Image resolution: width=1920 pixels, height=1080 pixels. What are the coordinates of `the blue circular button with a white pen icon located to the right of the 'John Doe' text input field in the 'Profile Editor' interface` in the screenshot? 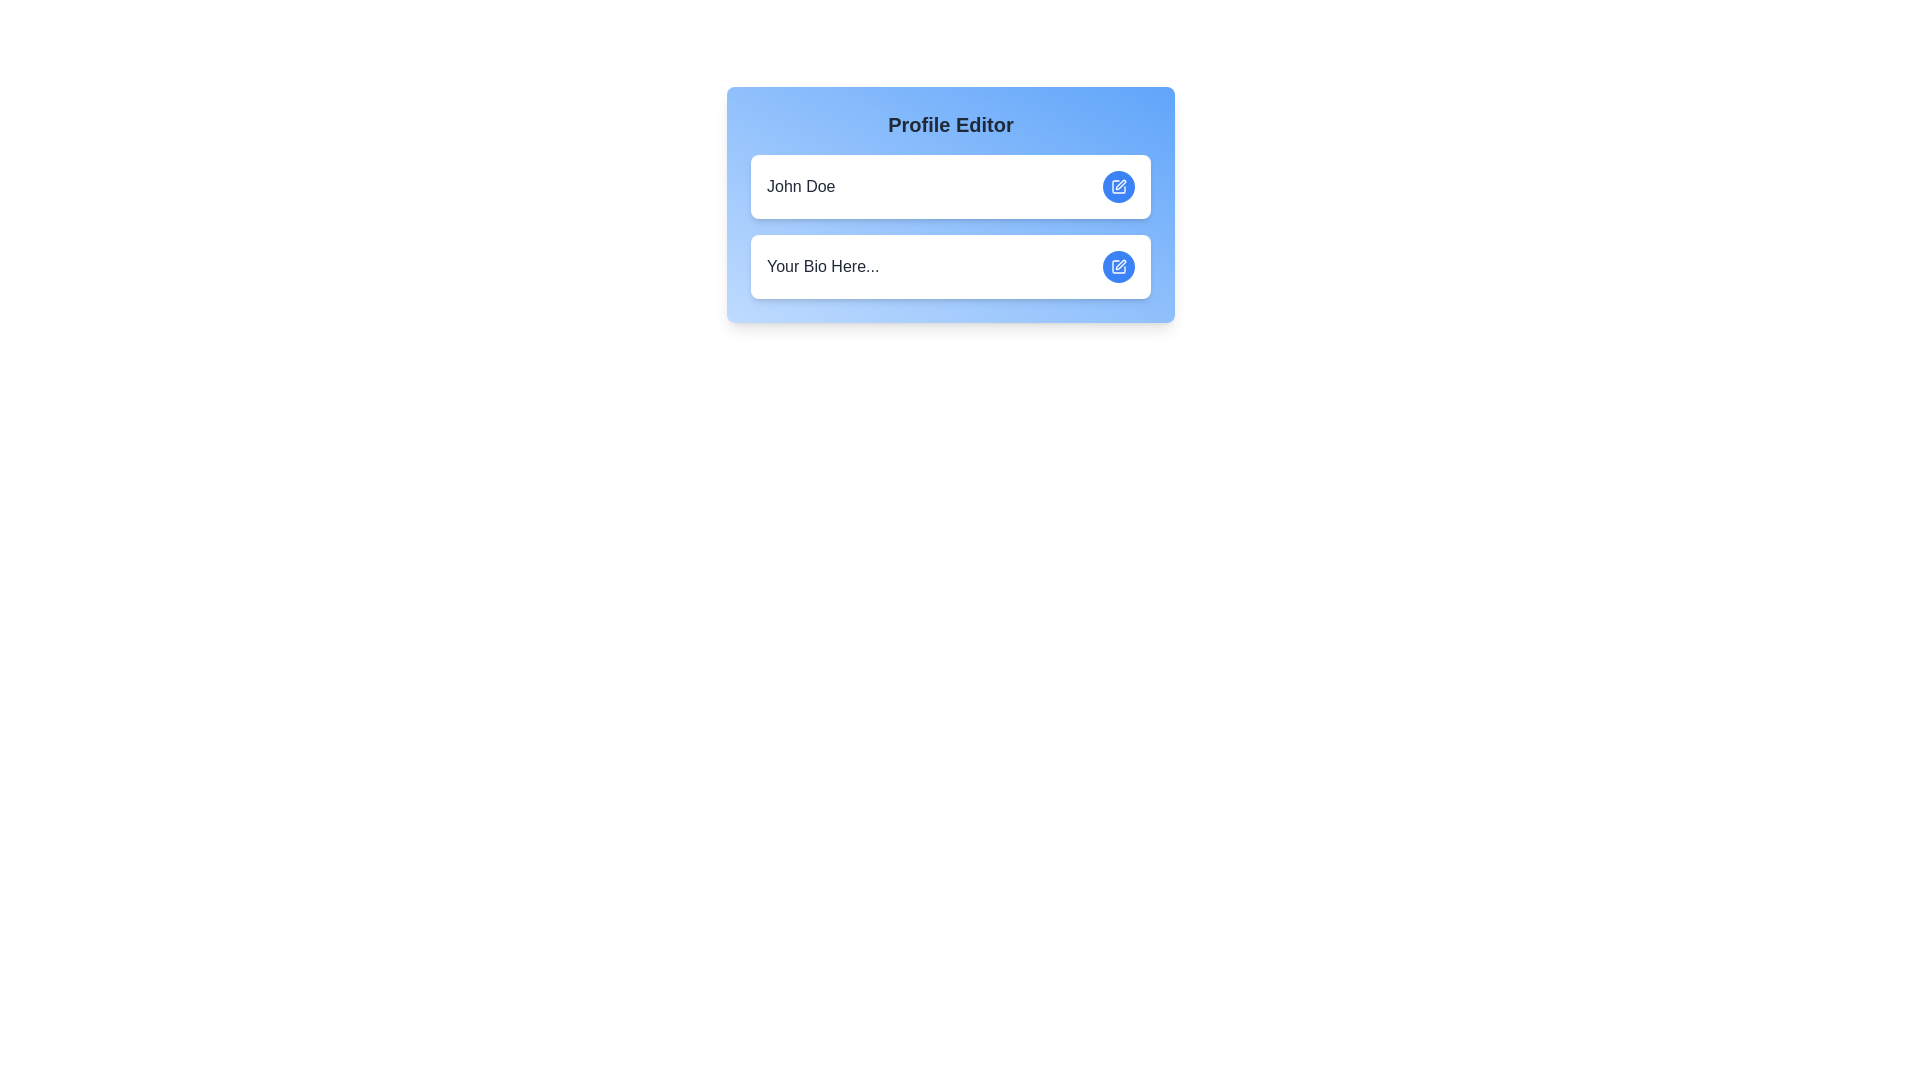 It's located at (1117, 186).